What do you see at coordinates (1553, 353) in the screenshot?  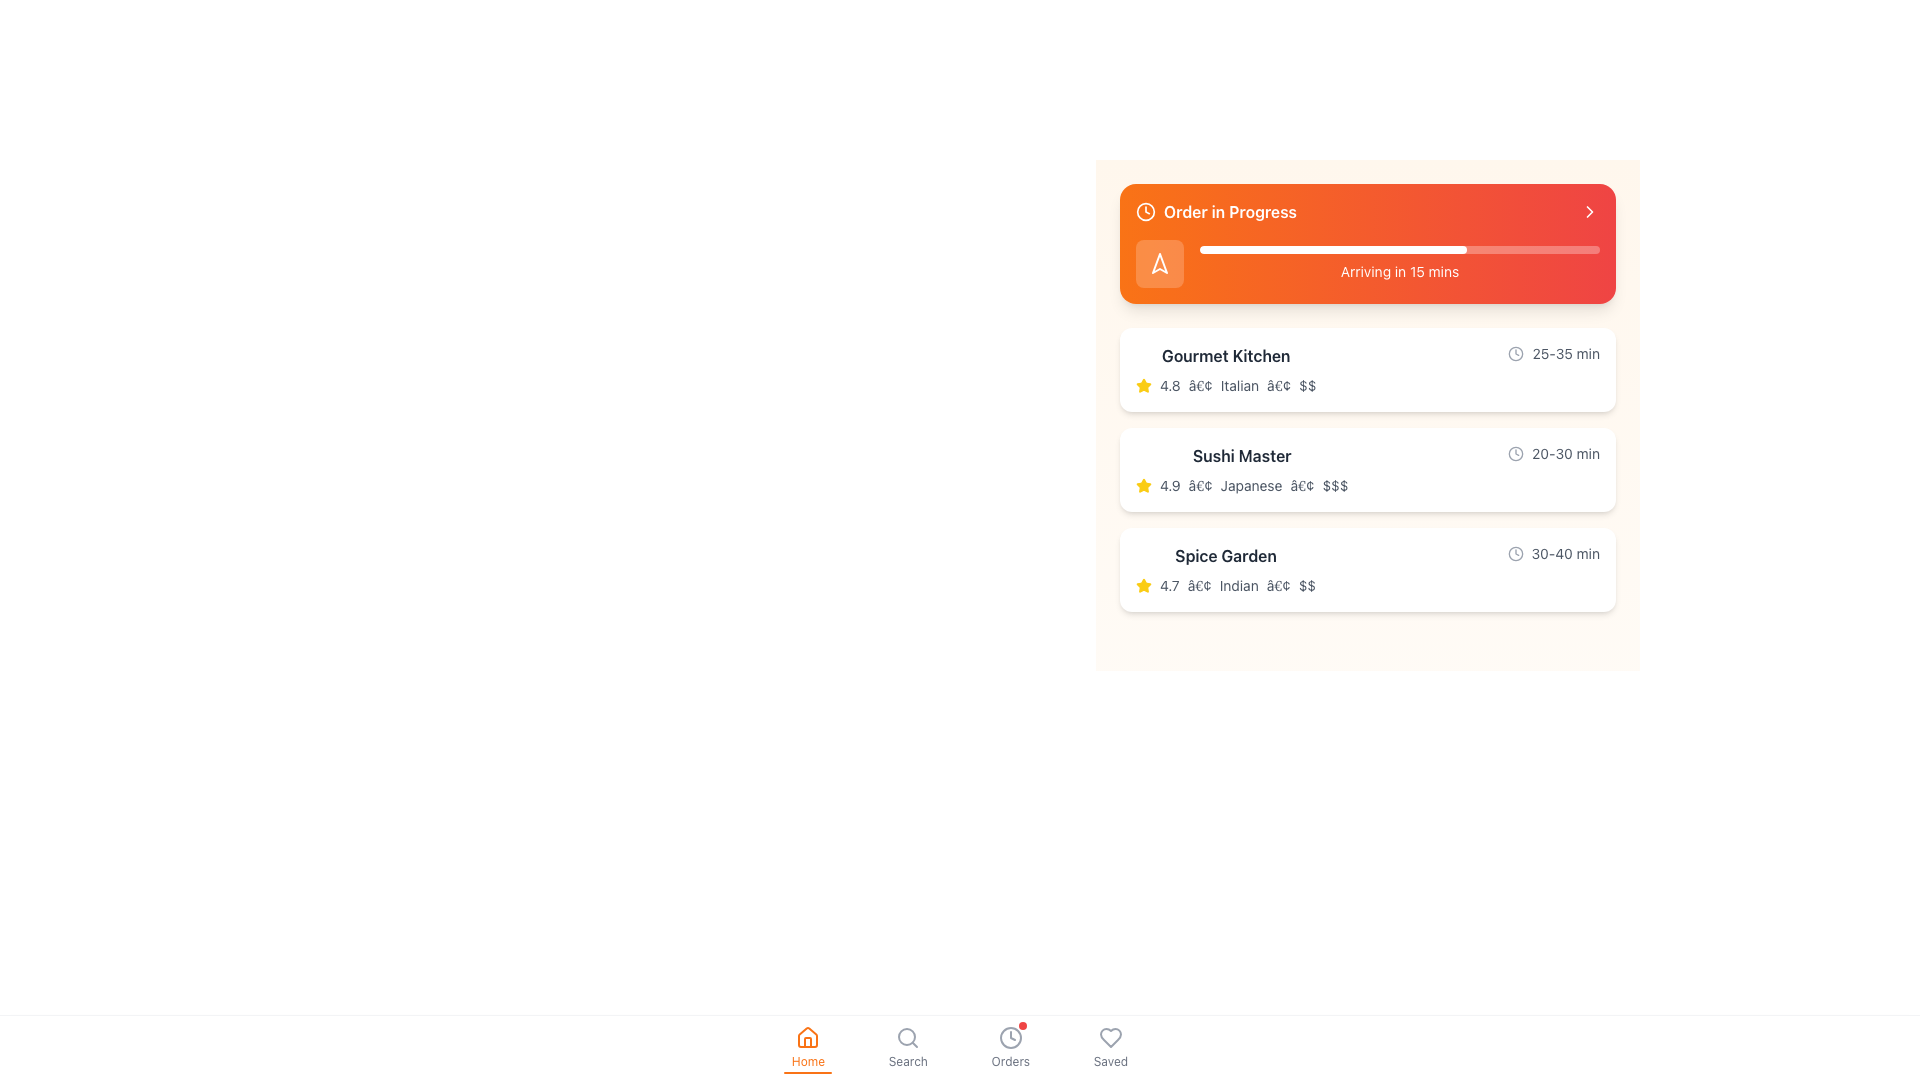 I see `the text label displaying '25-35 min', which is styled in gray and indicates the estimated delivery time, located on the right side of the 'Gourmet Kitchen' section` at bounding box center [1553, 353].